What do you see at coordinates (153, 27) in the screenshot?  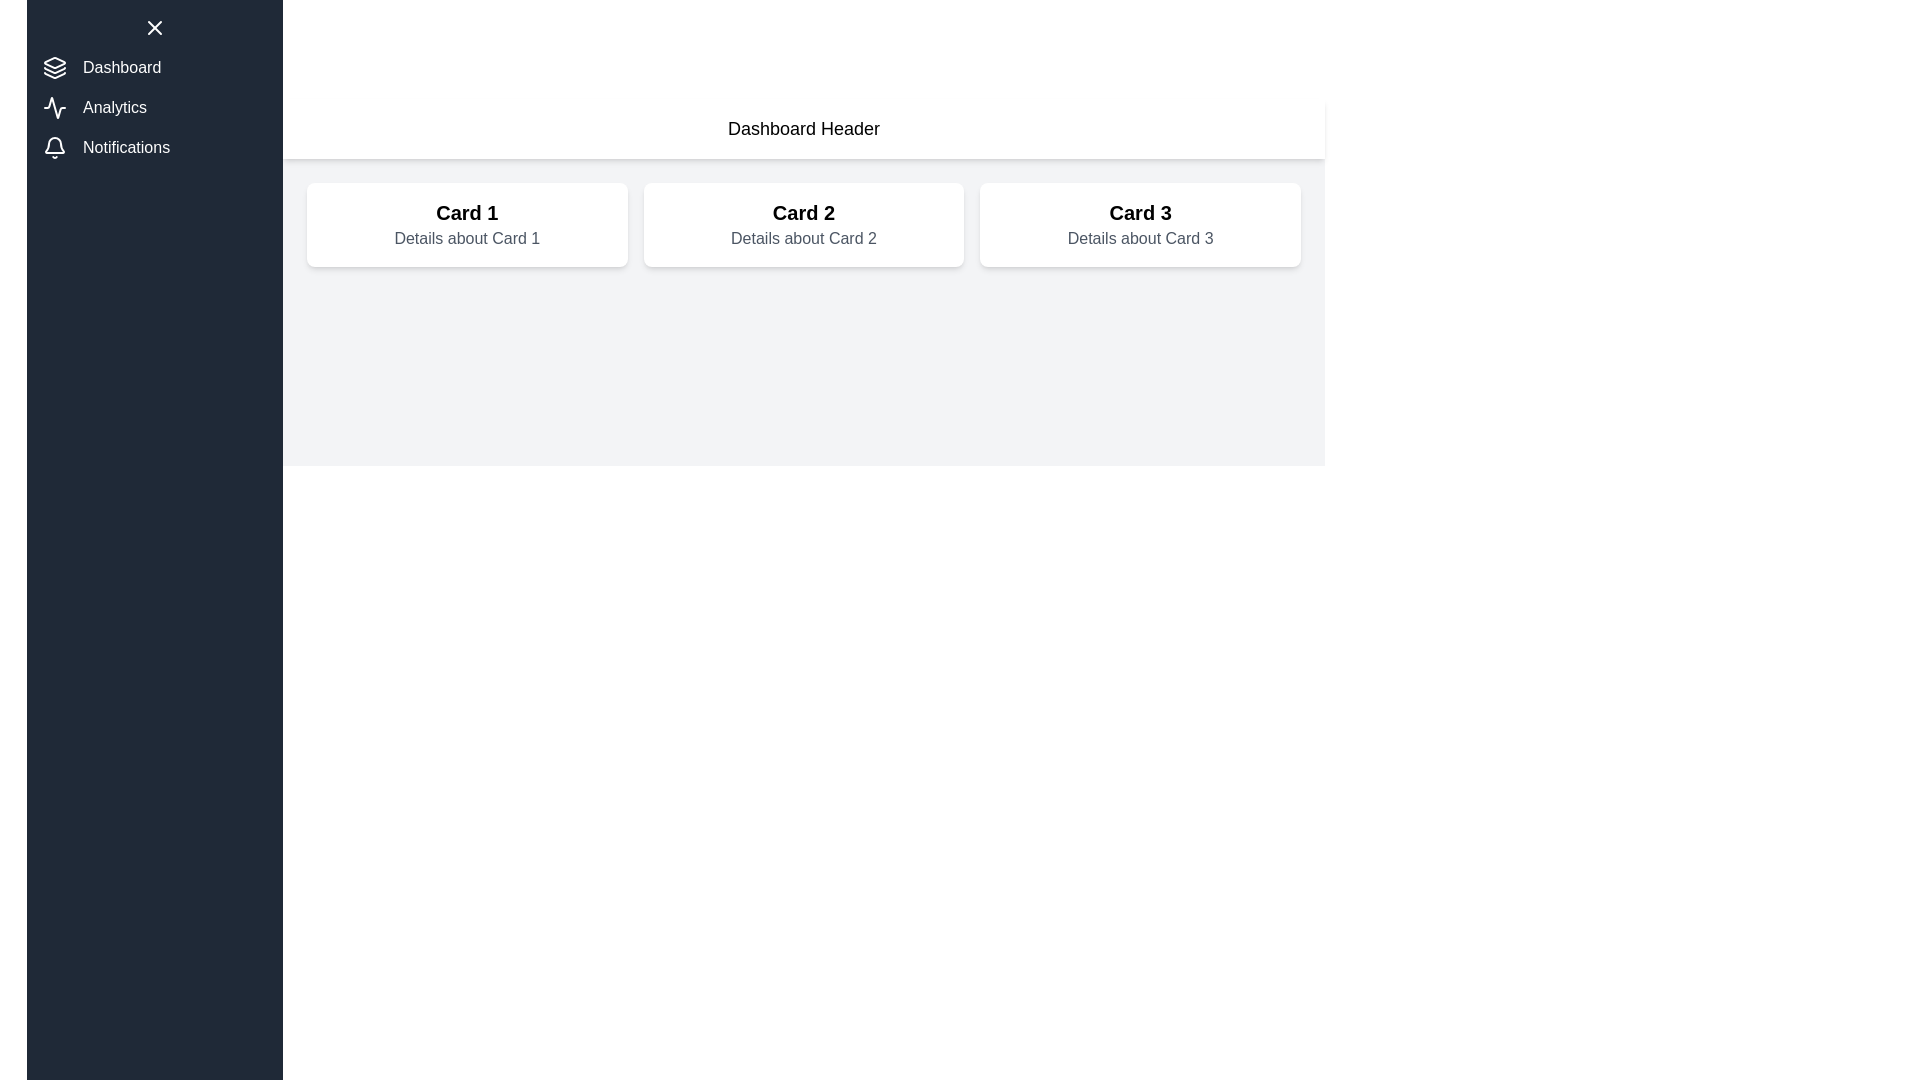 I see `the 'X' shaped close button icon in the upper-left corner of the sidebar menu` at bounding box center [153, 27].